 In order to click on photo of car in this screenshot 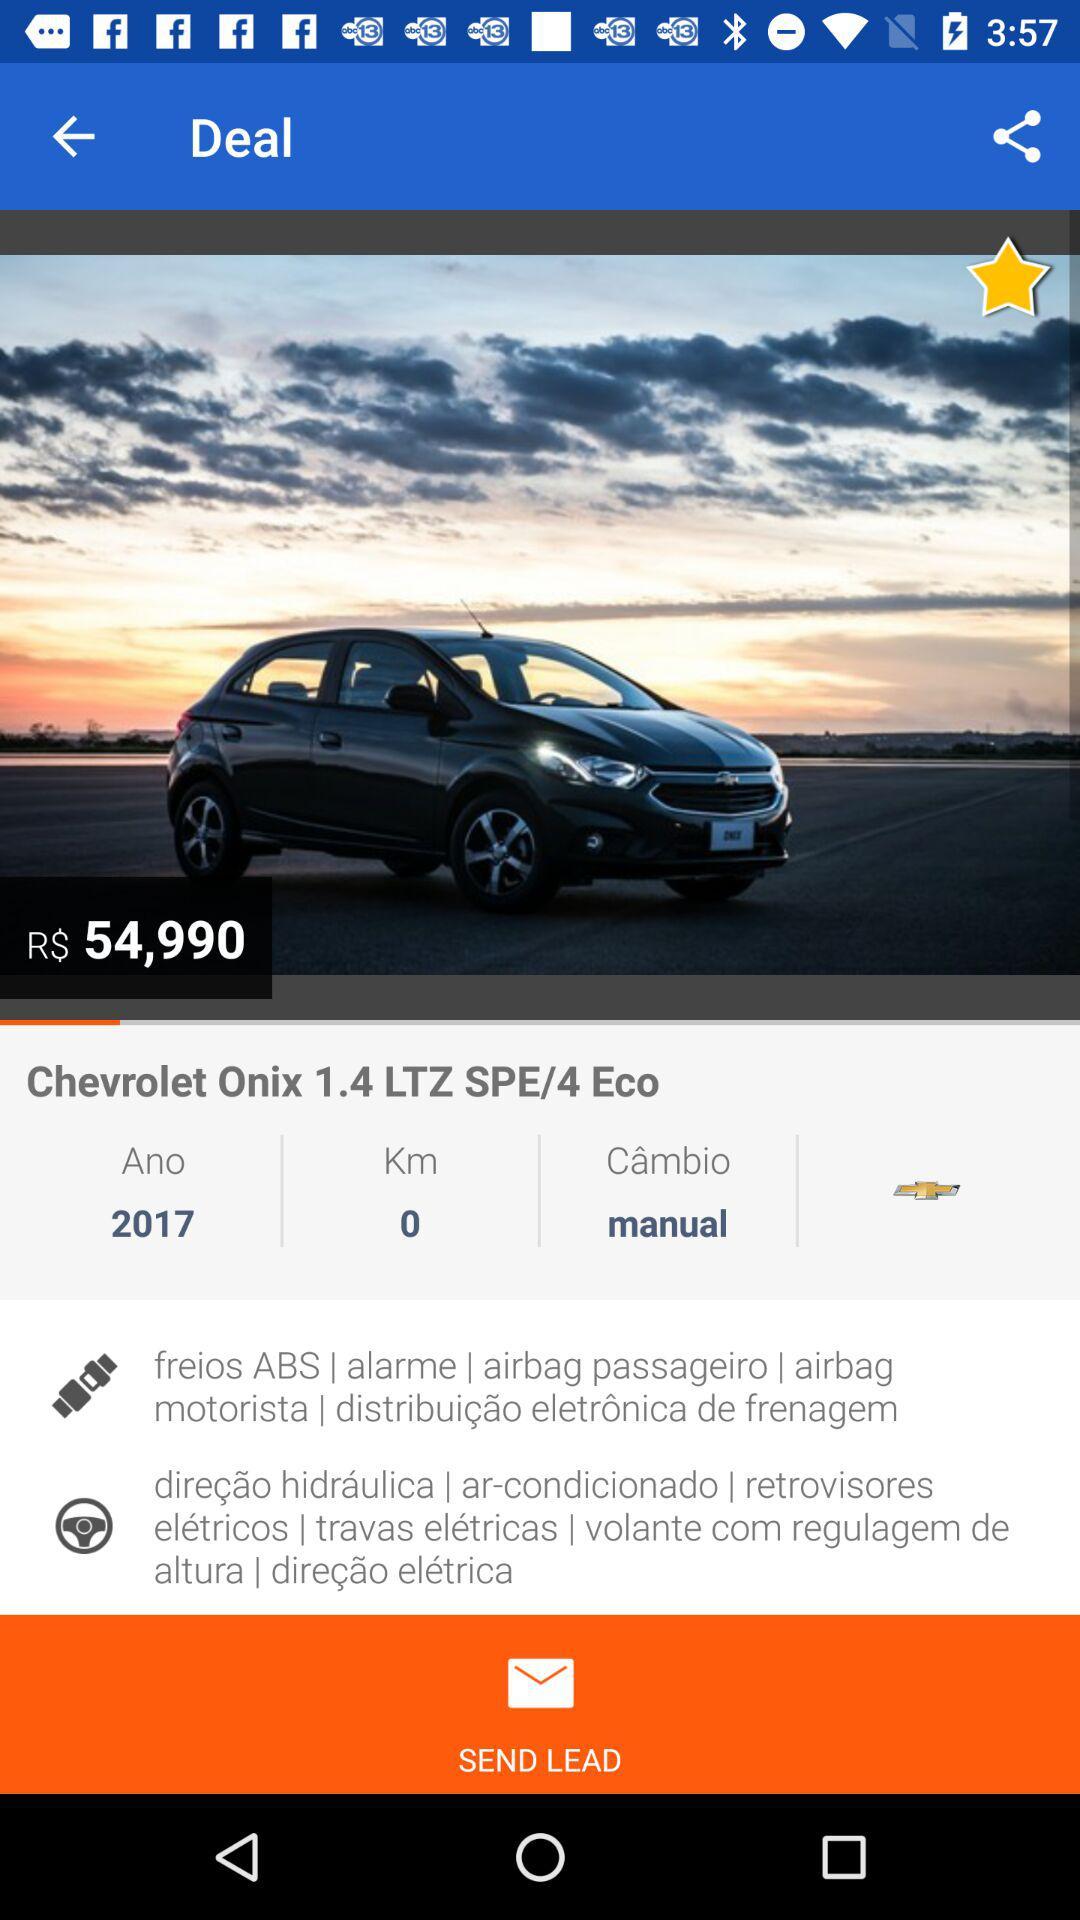, I will do `click(540, 613)`.